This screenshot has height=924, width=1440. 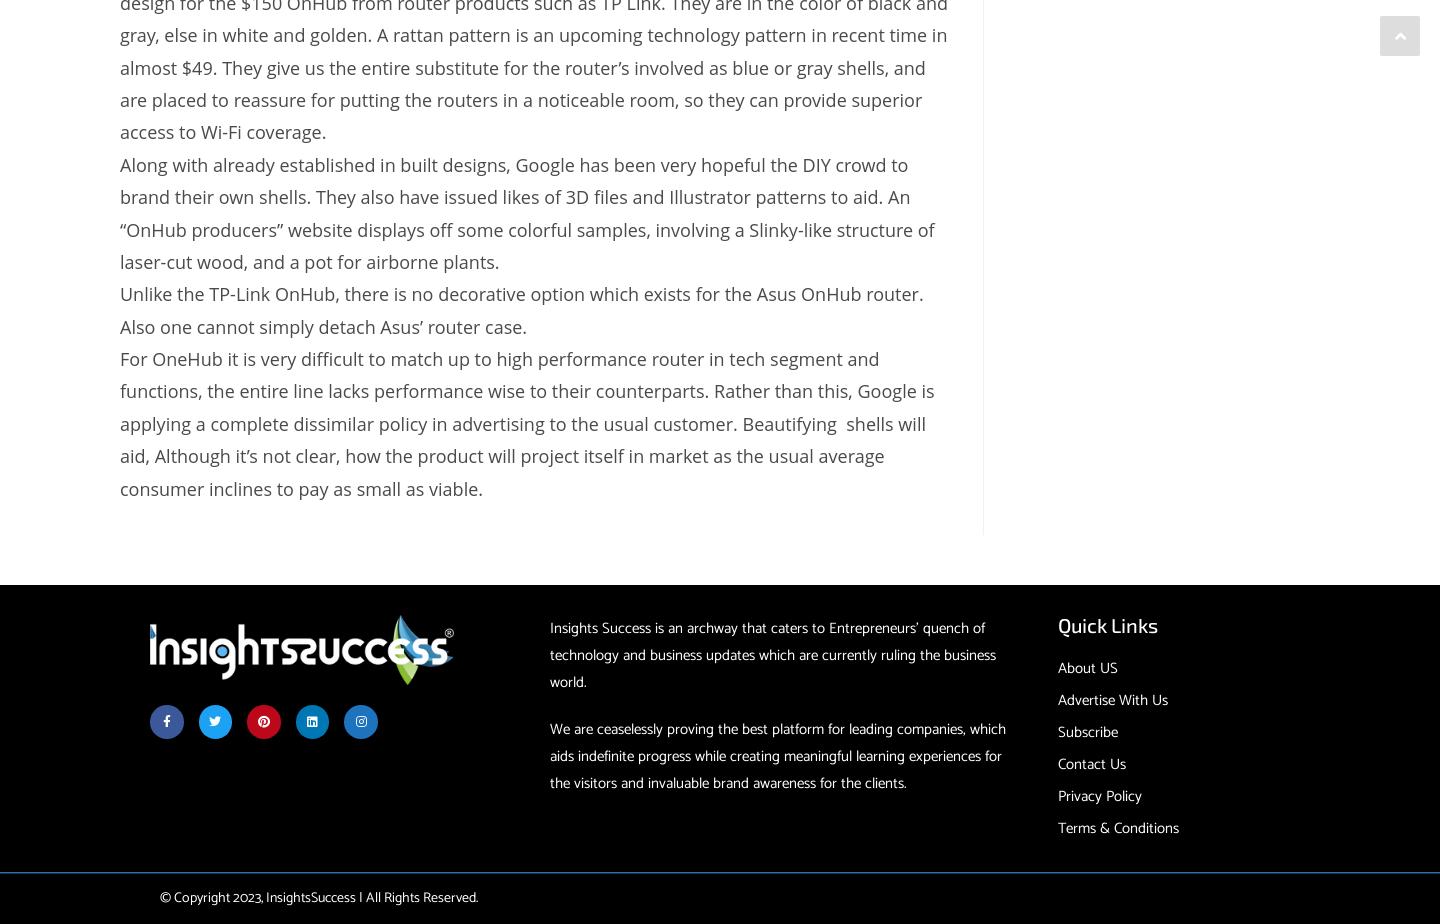 What do you see at coordinates (1057, 764) in the screenshot?
I see `'Contact Us'` at bounding box center [1057, 764].